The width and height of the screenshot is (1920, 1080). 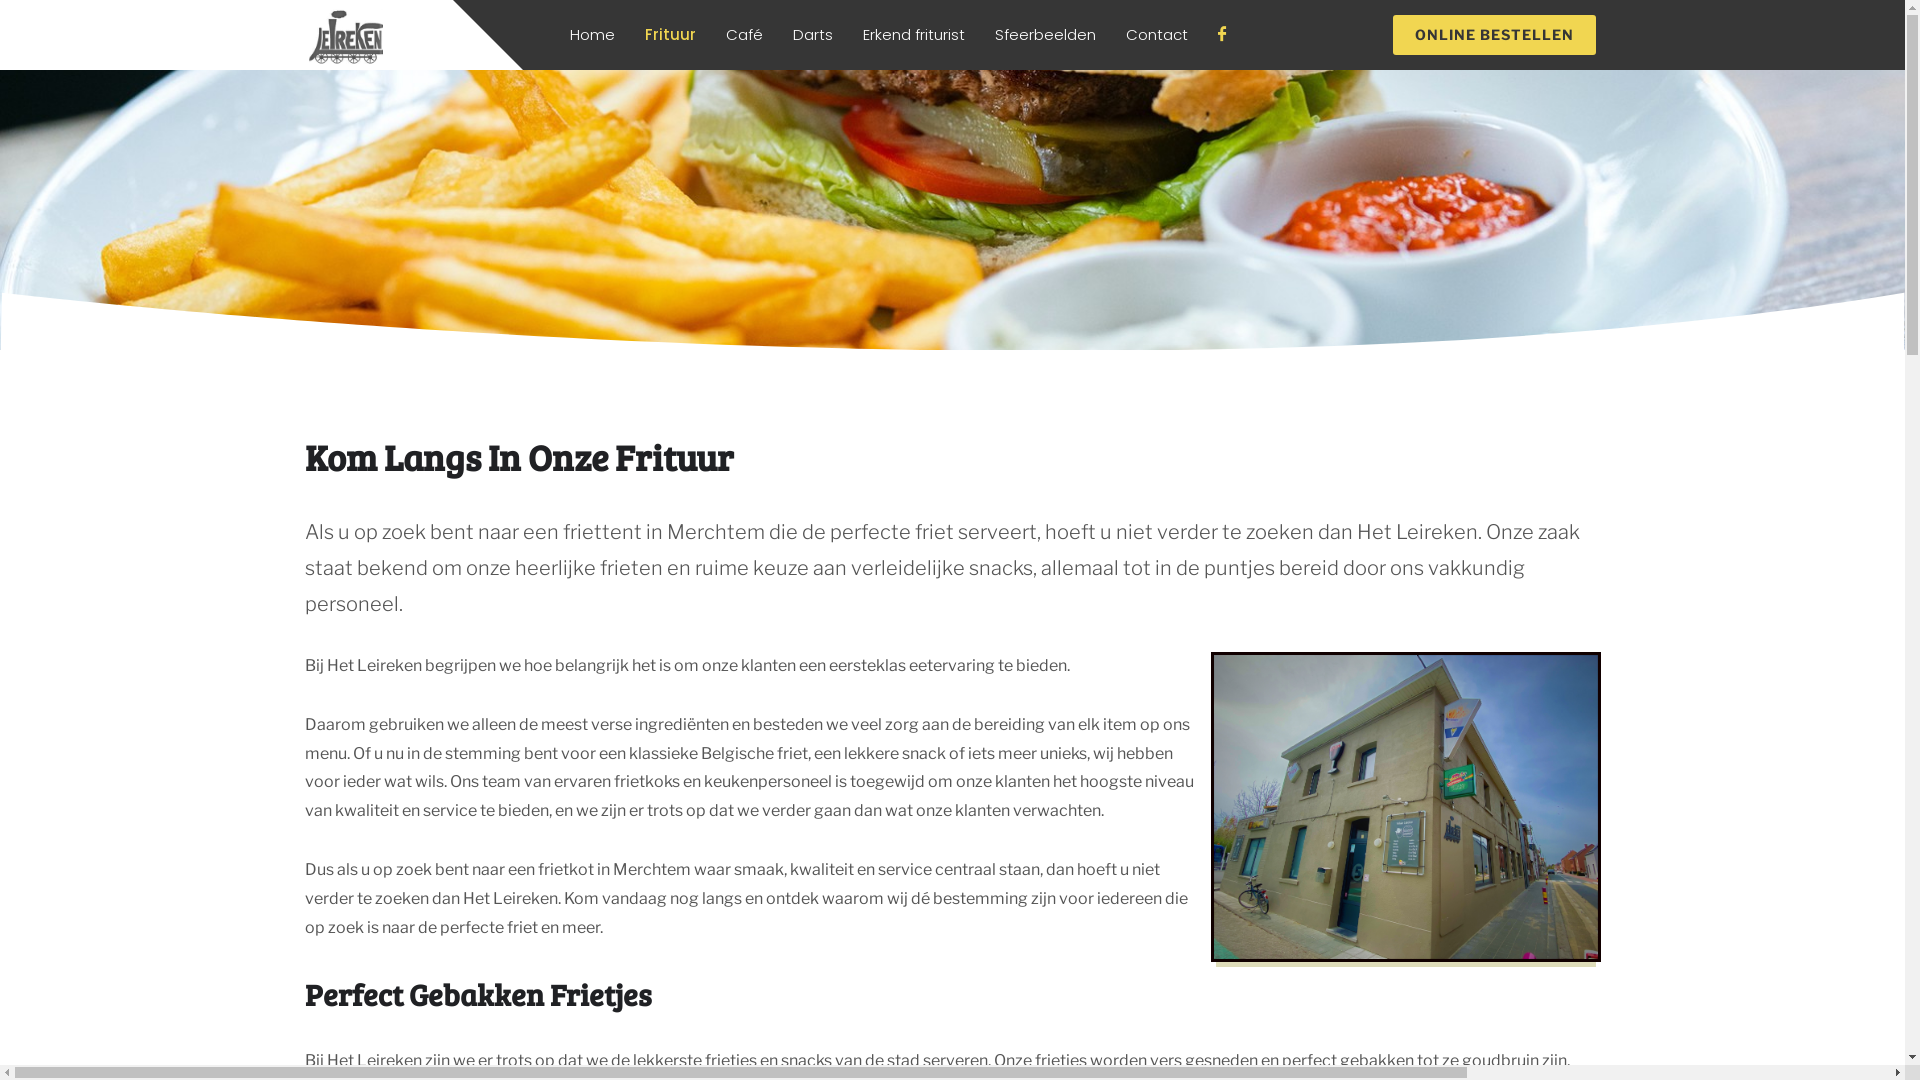 I want to click on 'Erkend friturist', so click(x=912, y=34).